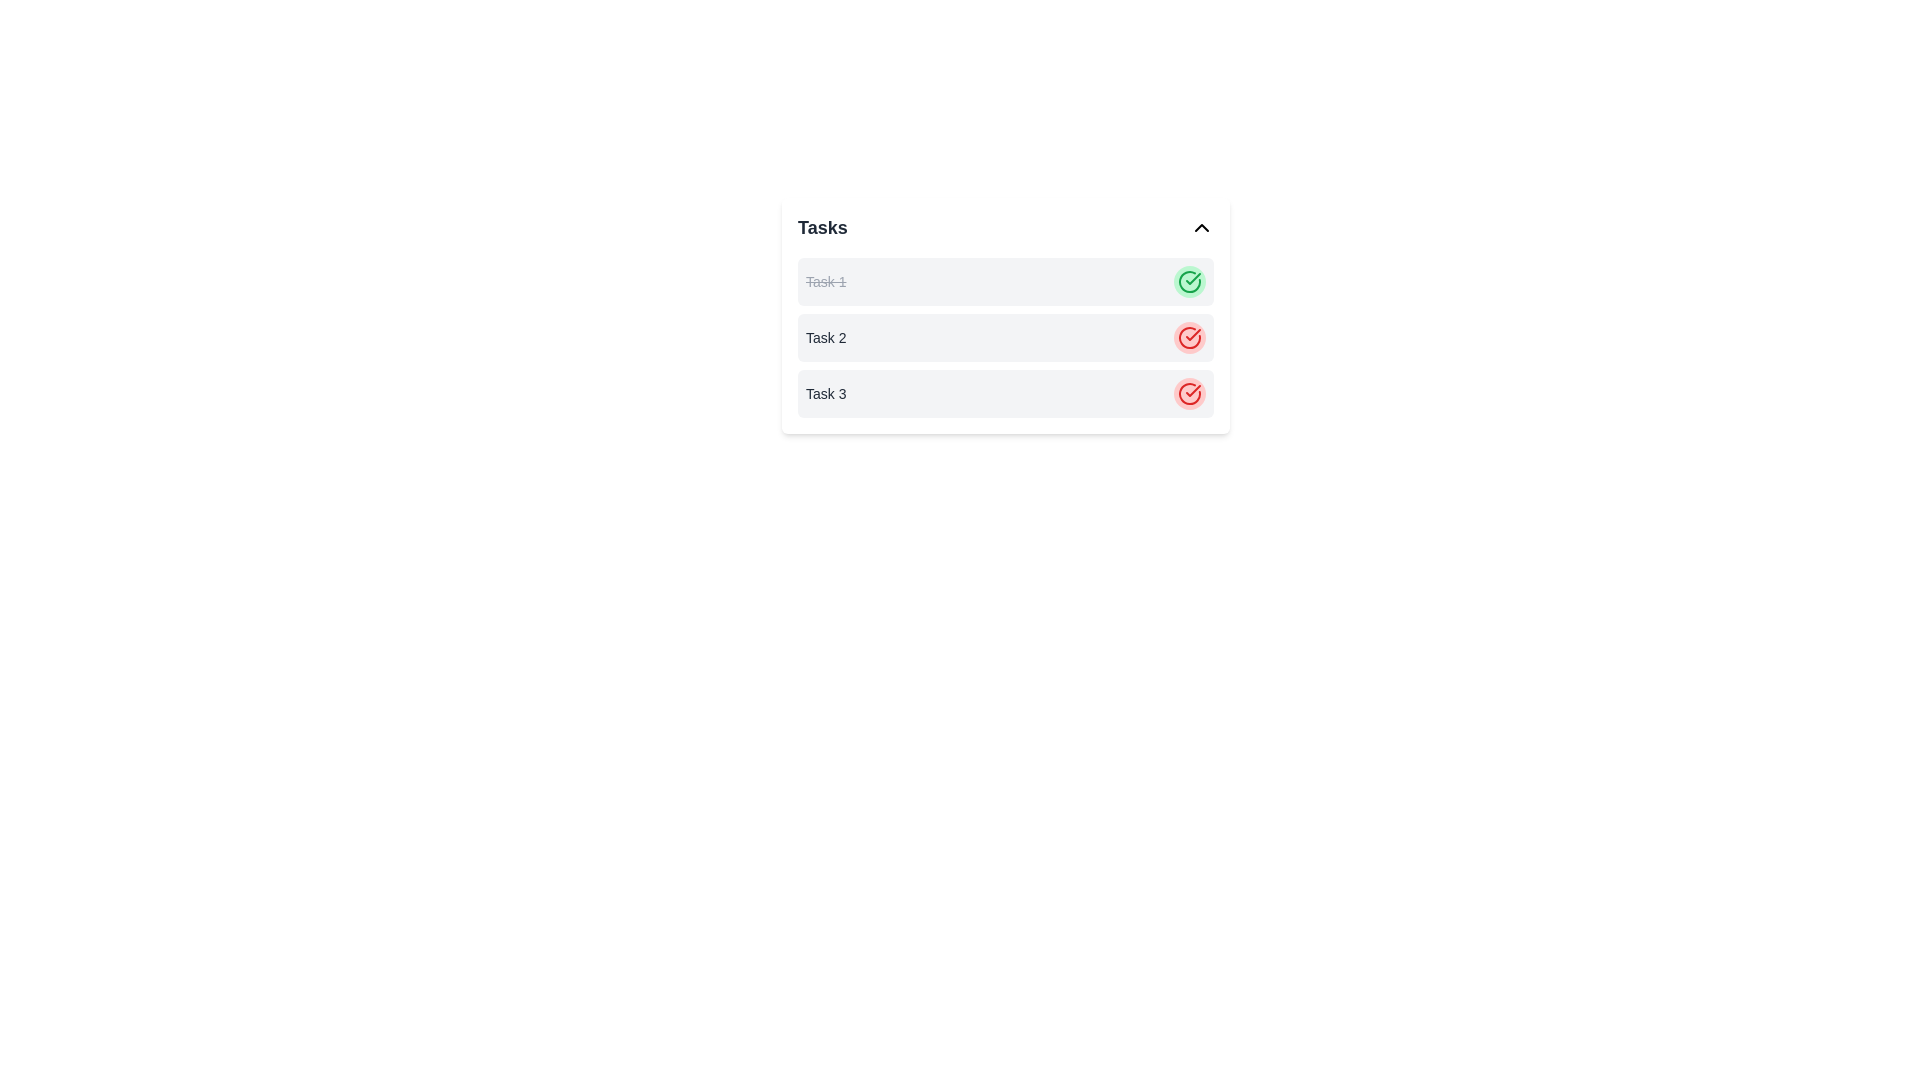 The width and height of the screenshot is (1920, 1080). I want to click on the text label displaying 'Task 1' with a strikethrough styling, indicating it is completed or deactivated, so click(826, 281).